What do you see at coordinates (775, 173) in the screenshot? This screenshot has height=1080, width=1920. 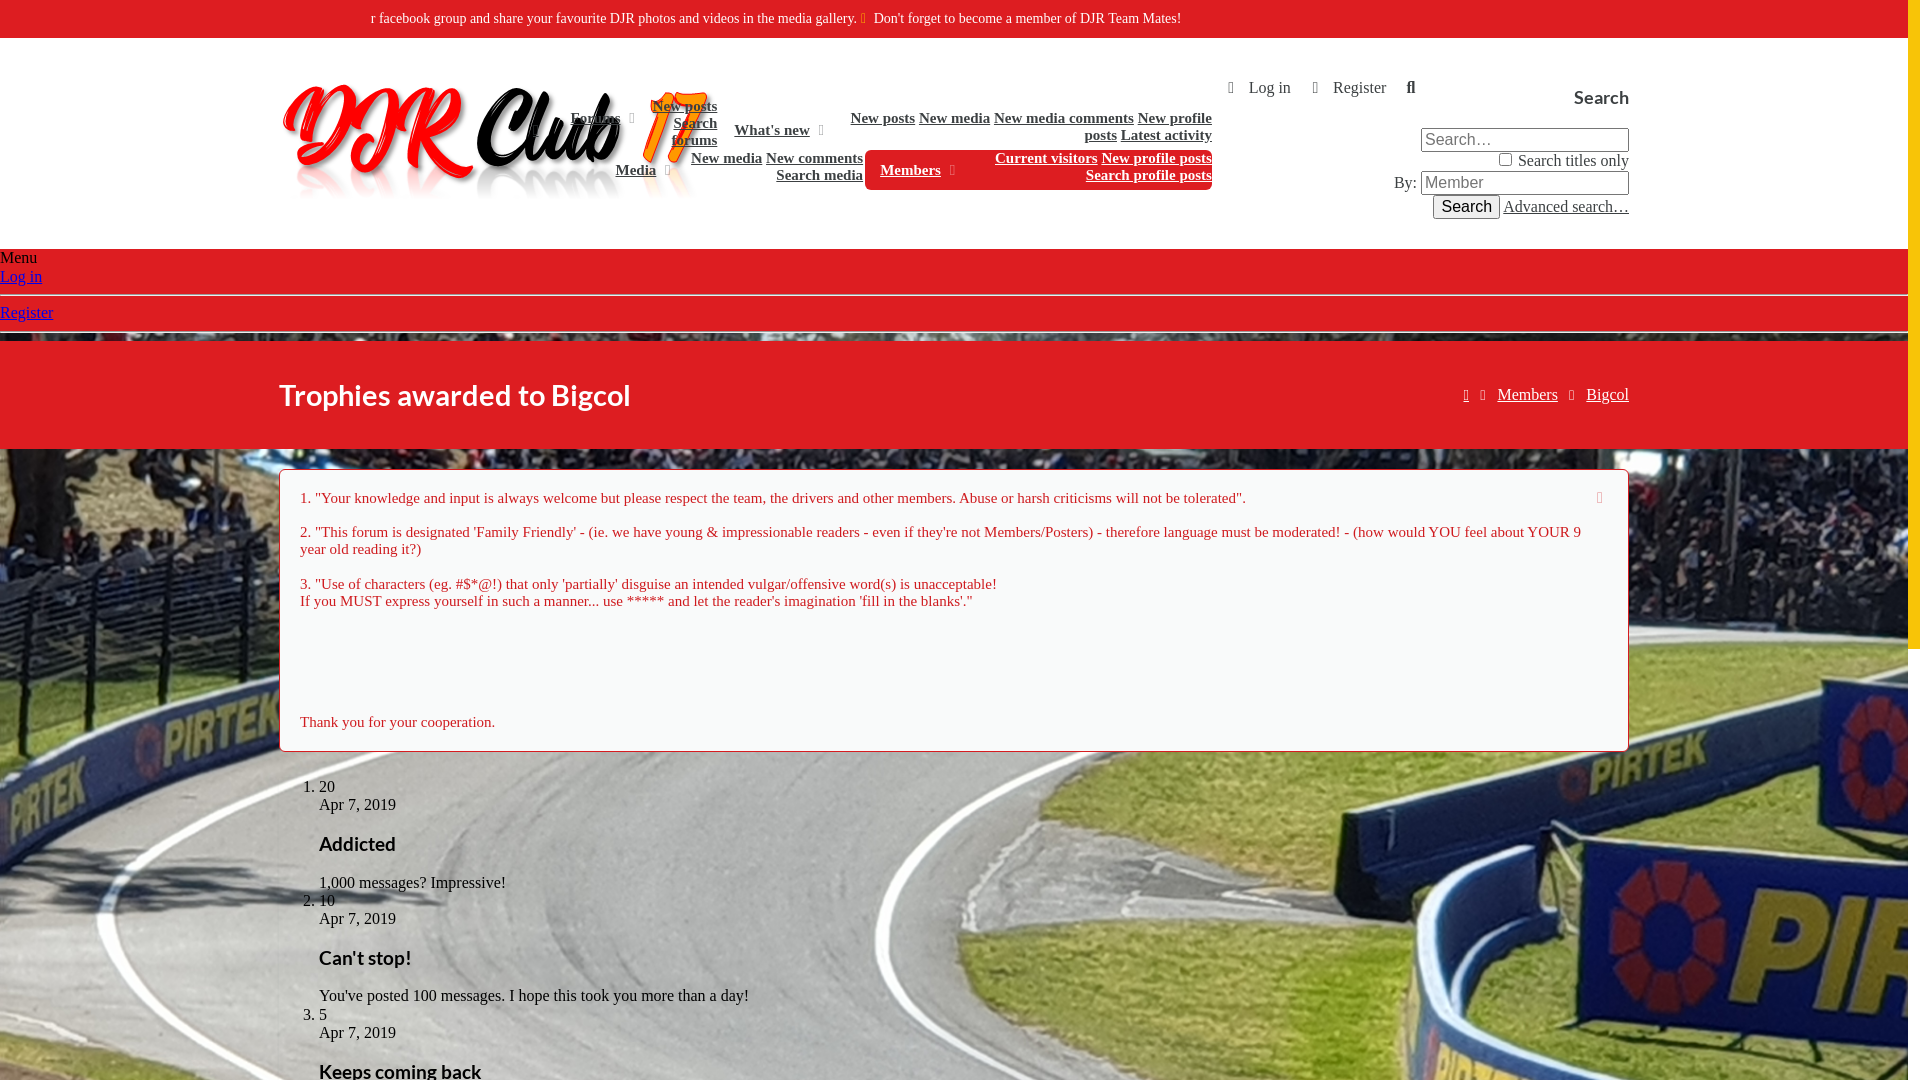 I see `'Search media'` at bounding box center [775, 173].